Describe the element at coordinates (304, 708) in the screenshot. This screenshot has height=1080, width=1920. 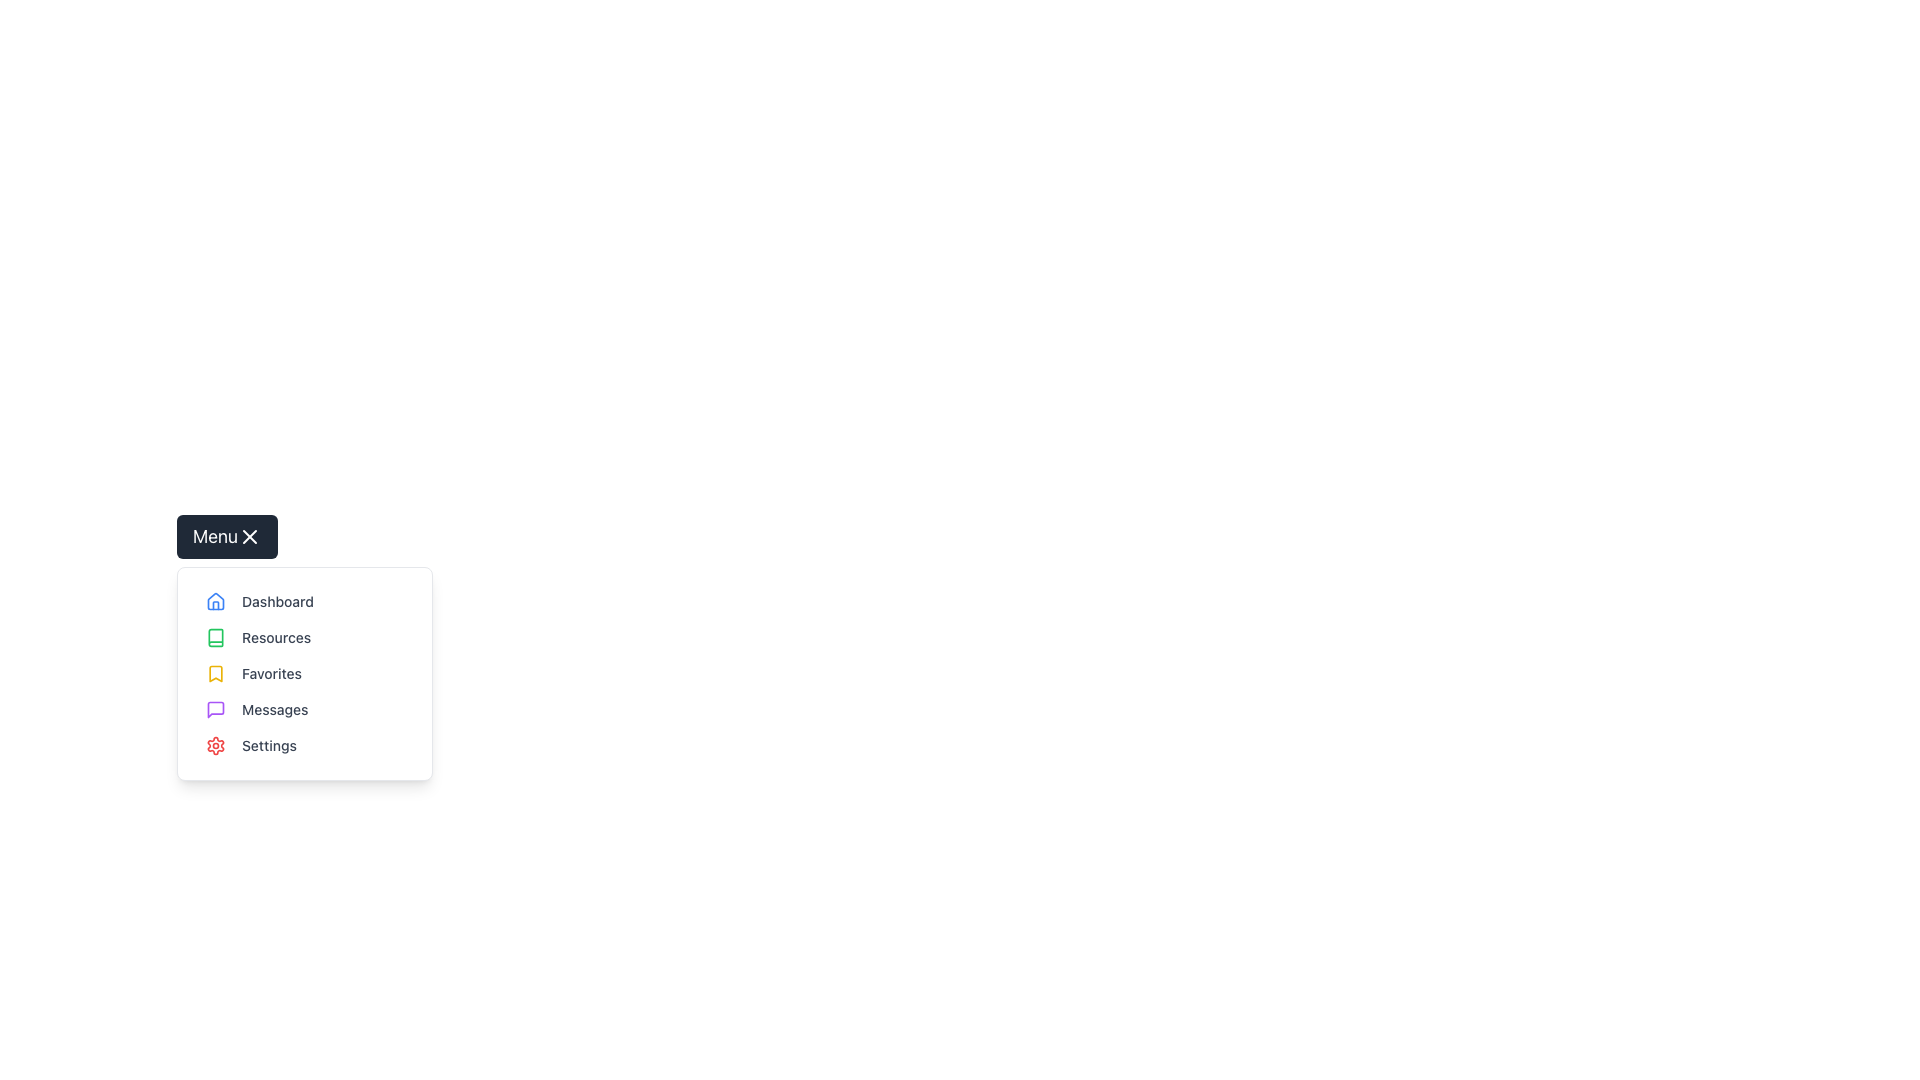
I see `the 'Messages' button in the sidebar list, which is styled with a purple icon and is the fourth item below 'Dashboard'` at that location.